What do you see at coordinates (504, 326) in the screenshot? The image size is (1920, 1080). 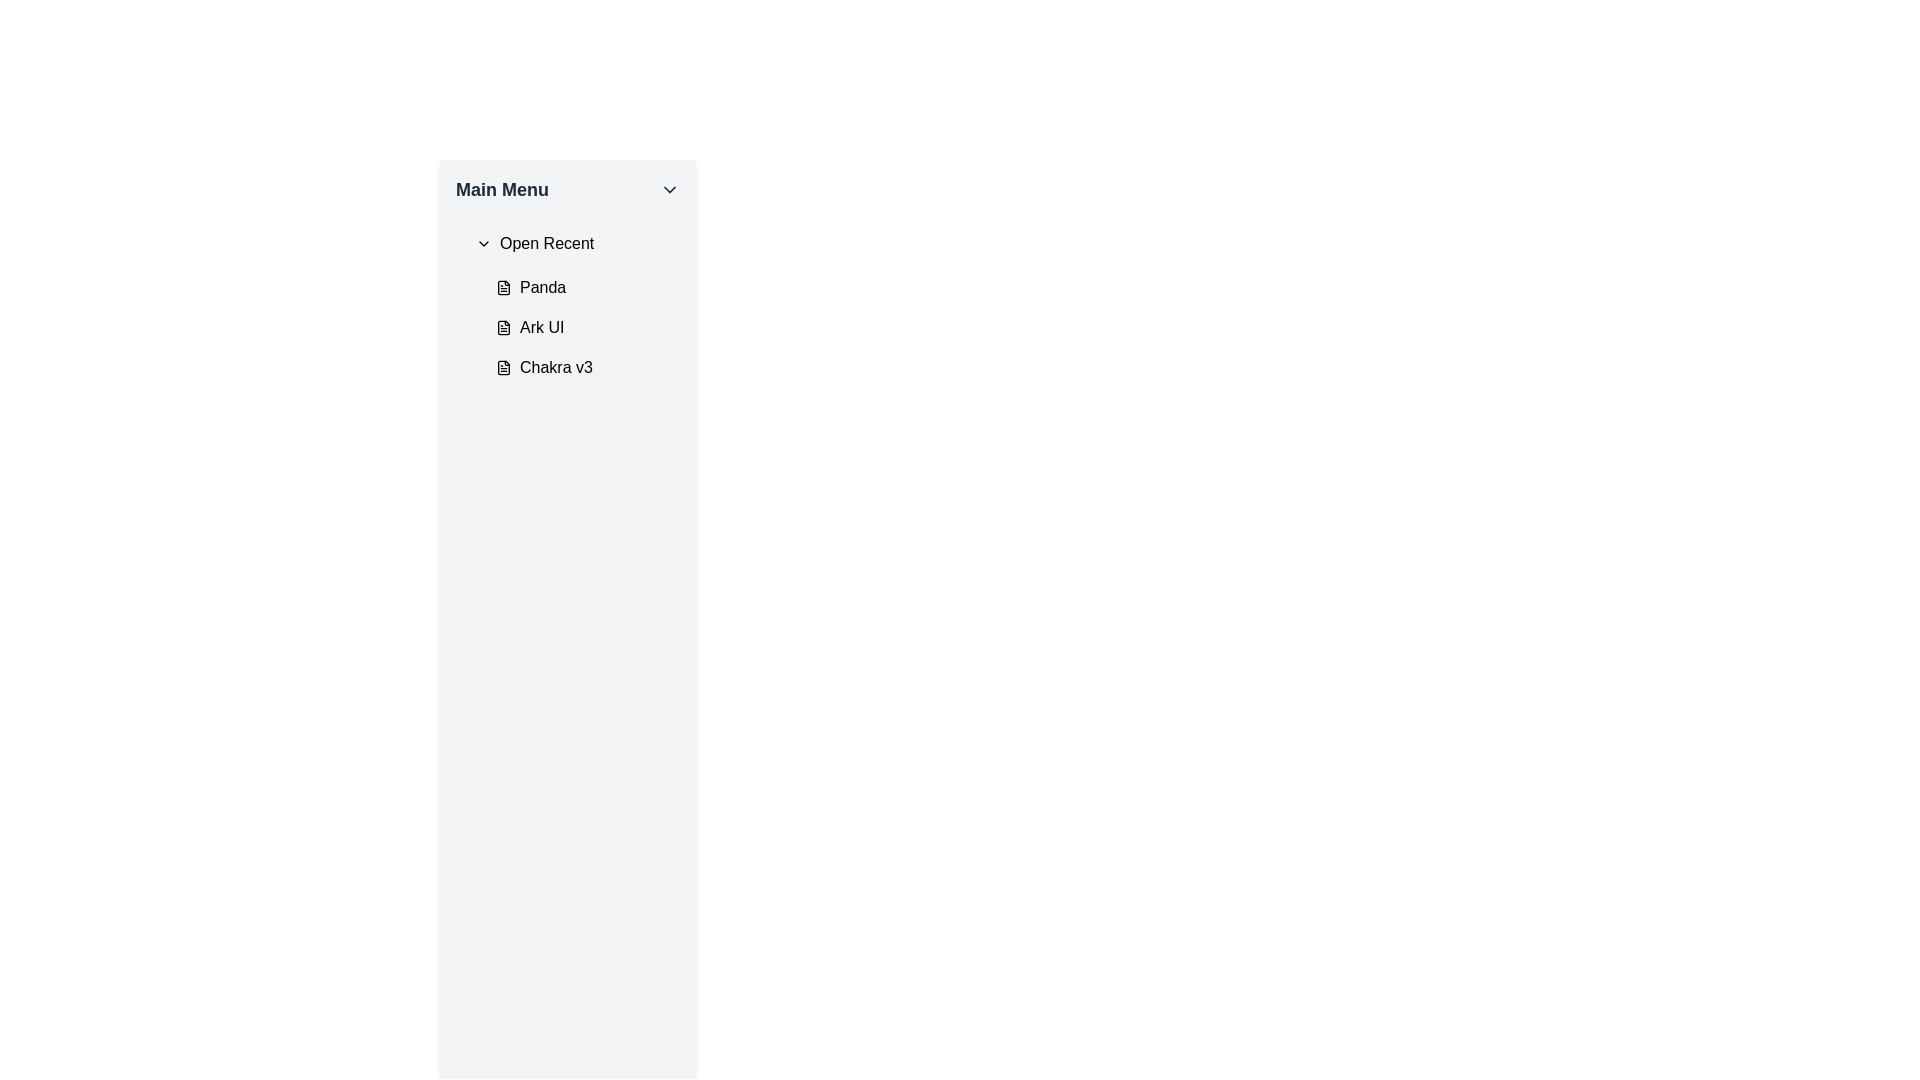 I see `the document icon next to the 'Ark UI' text in the 'Open Recent' subsection of the 'Main Menu'` at bounding box center [504, 326].